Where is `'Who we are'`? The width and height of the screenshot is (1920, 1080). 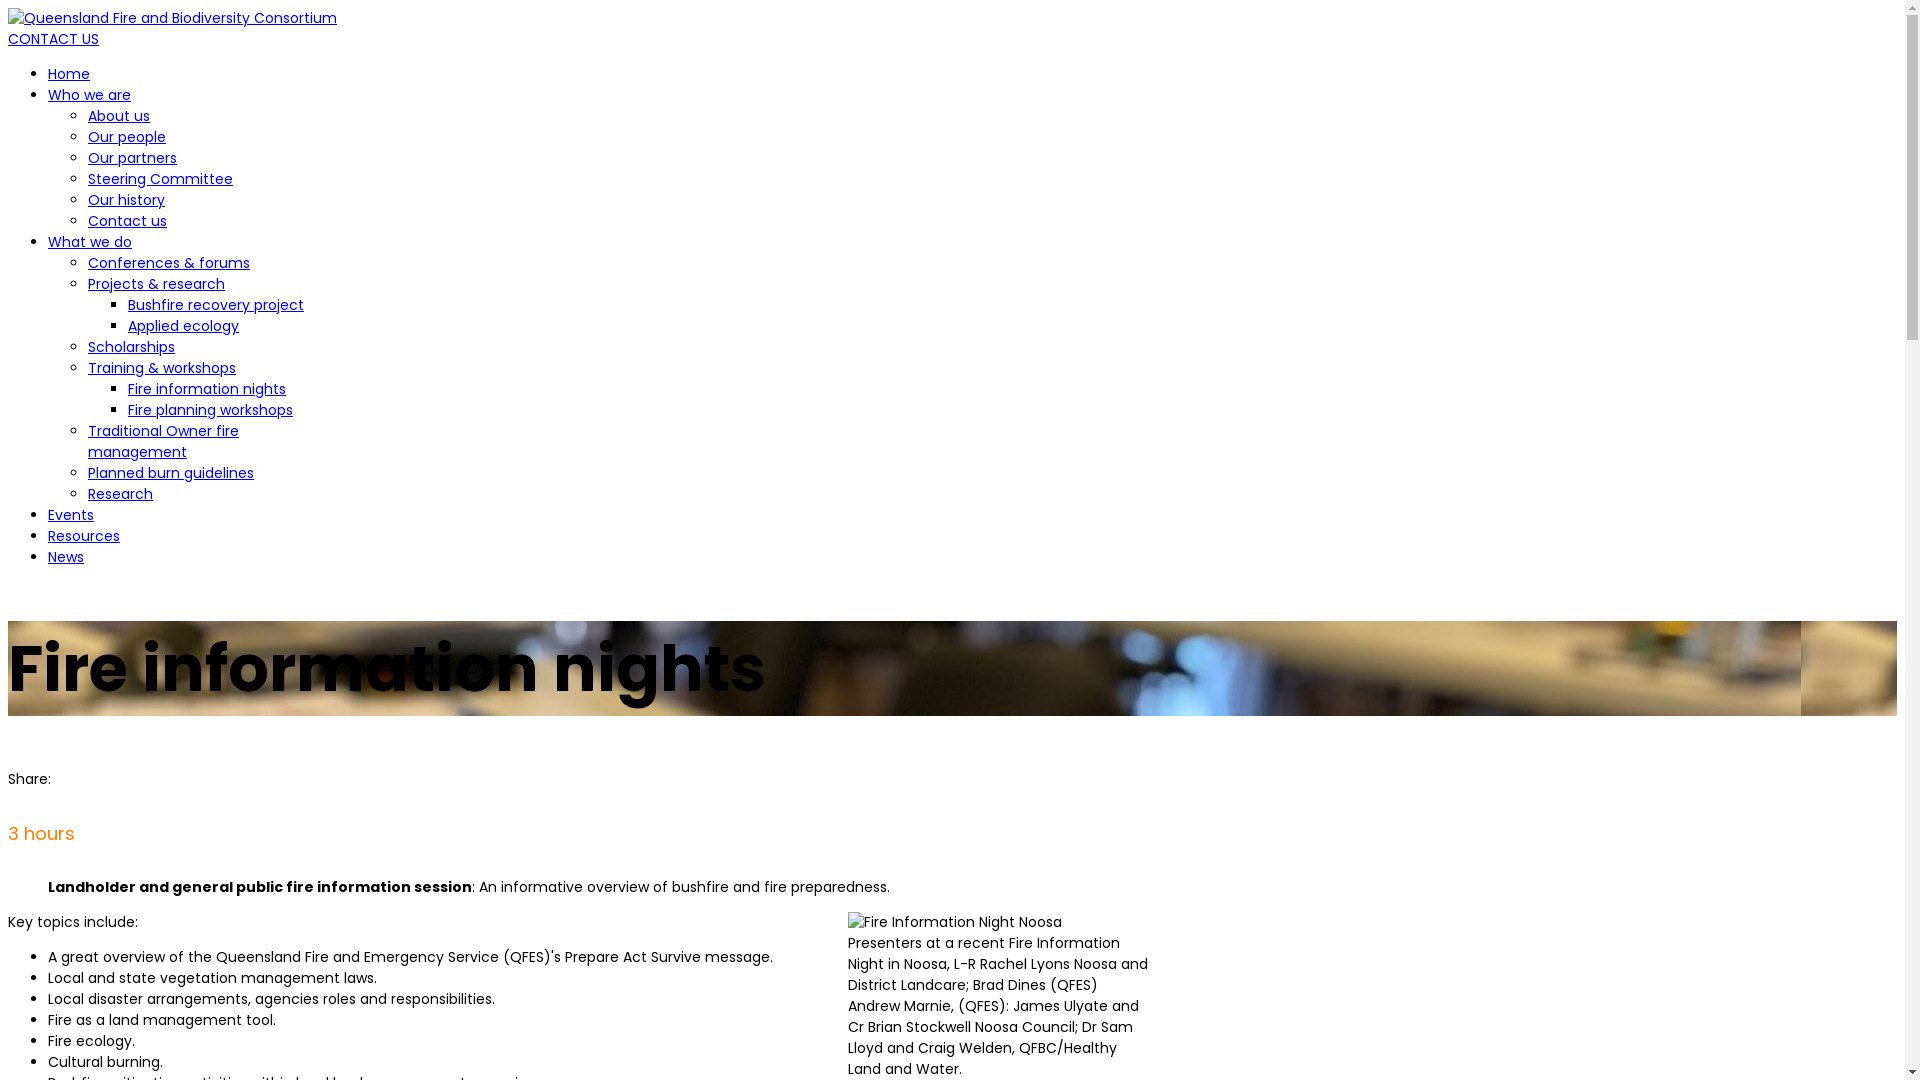 'Who we are' is located at coordinates (88, 95).